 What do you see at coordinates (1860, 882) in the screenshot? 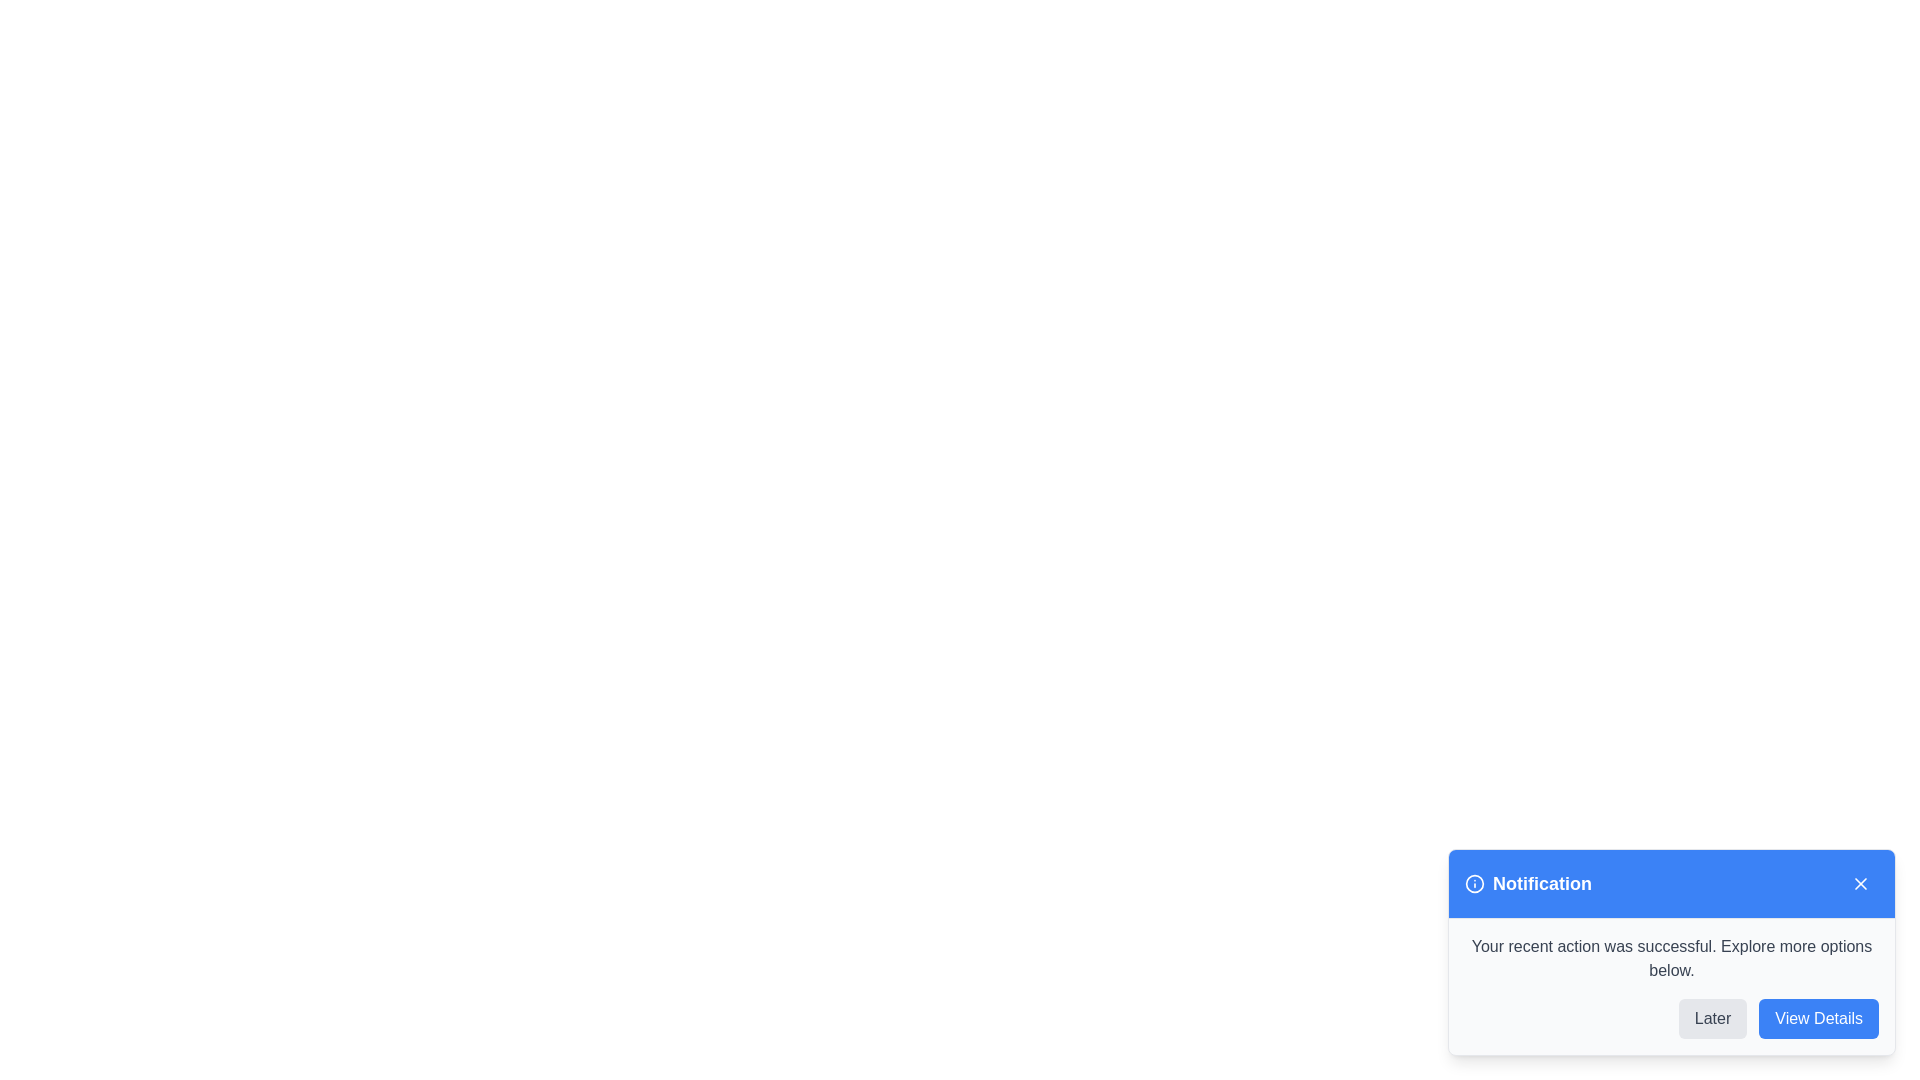
I see `the close button (icon button with an 'x' icon) located at the top-right corner of the blue notification header` at bounding box center [1860, 882].